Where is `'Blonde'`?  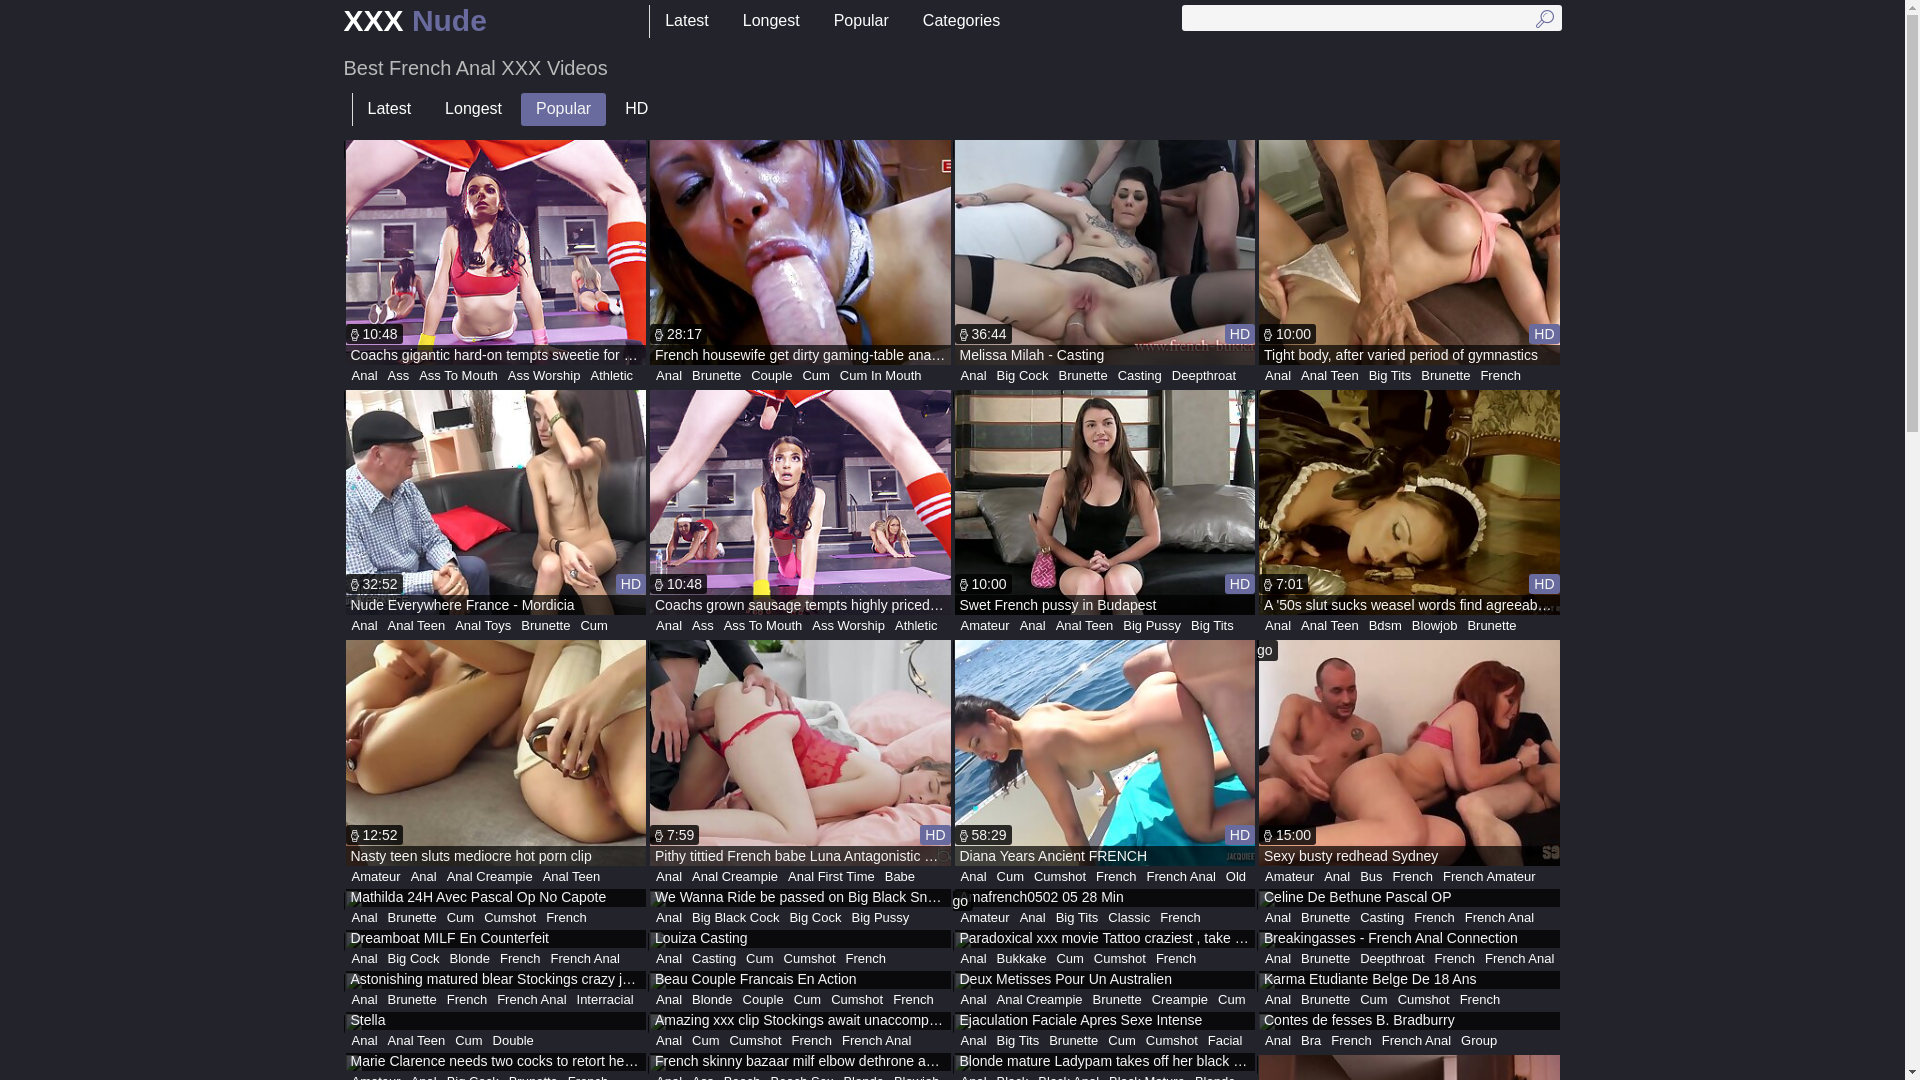 'Blonde' is located at coordinates (469, 958).